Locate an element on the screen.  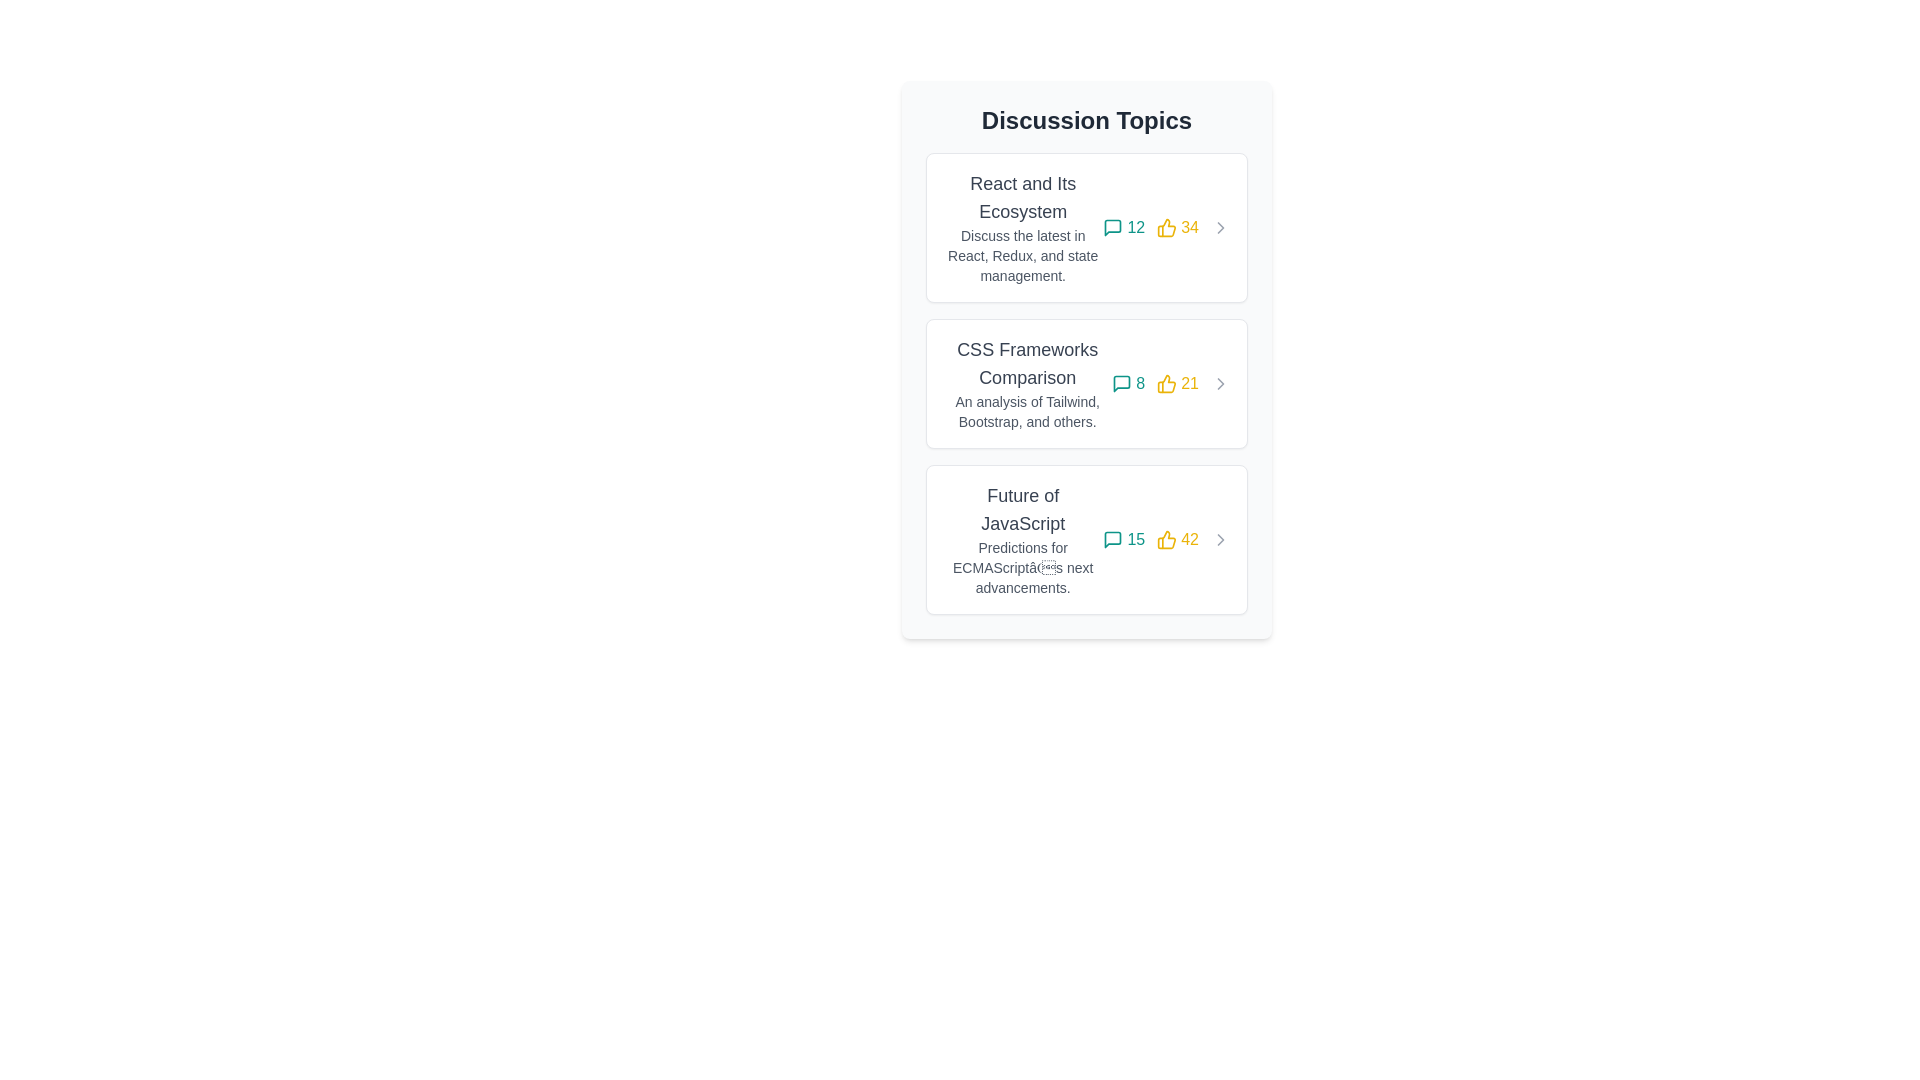
the gray right-arrow icon, which is the last item in a horizontal arrangement is located at coordinates (1219, 226).